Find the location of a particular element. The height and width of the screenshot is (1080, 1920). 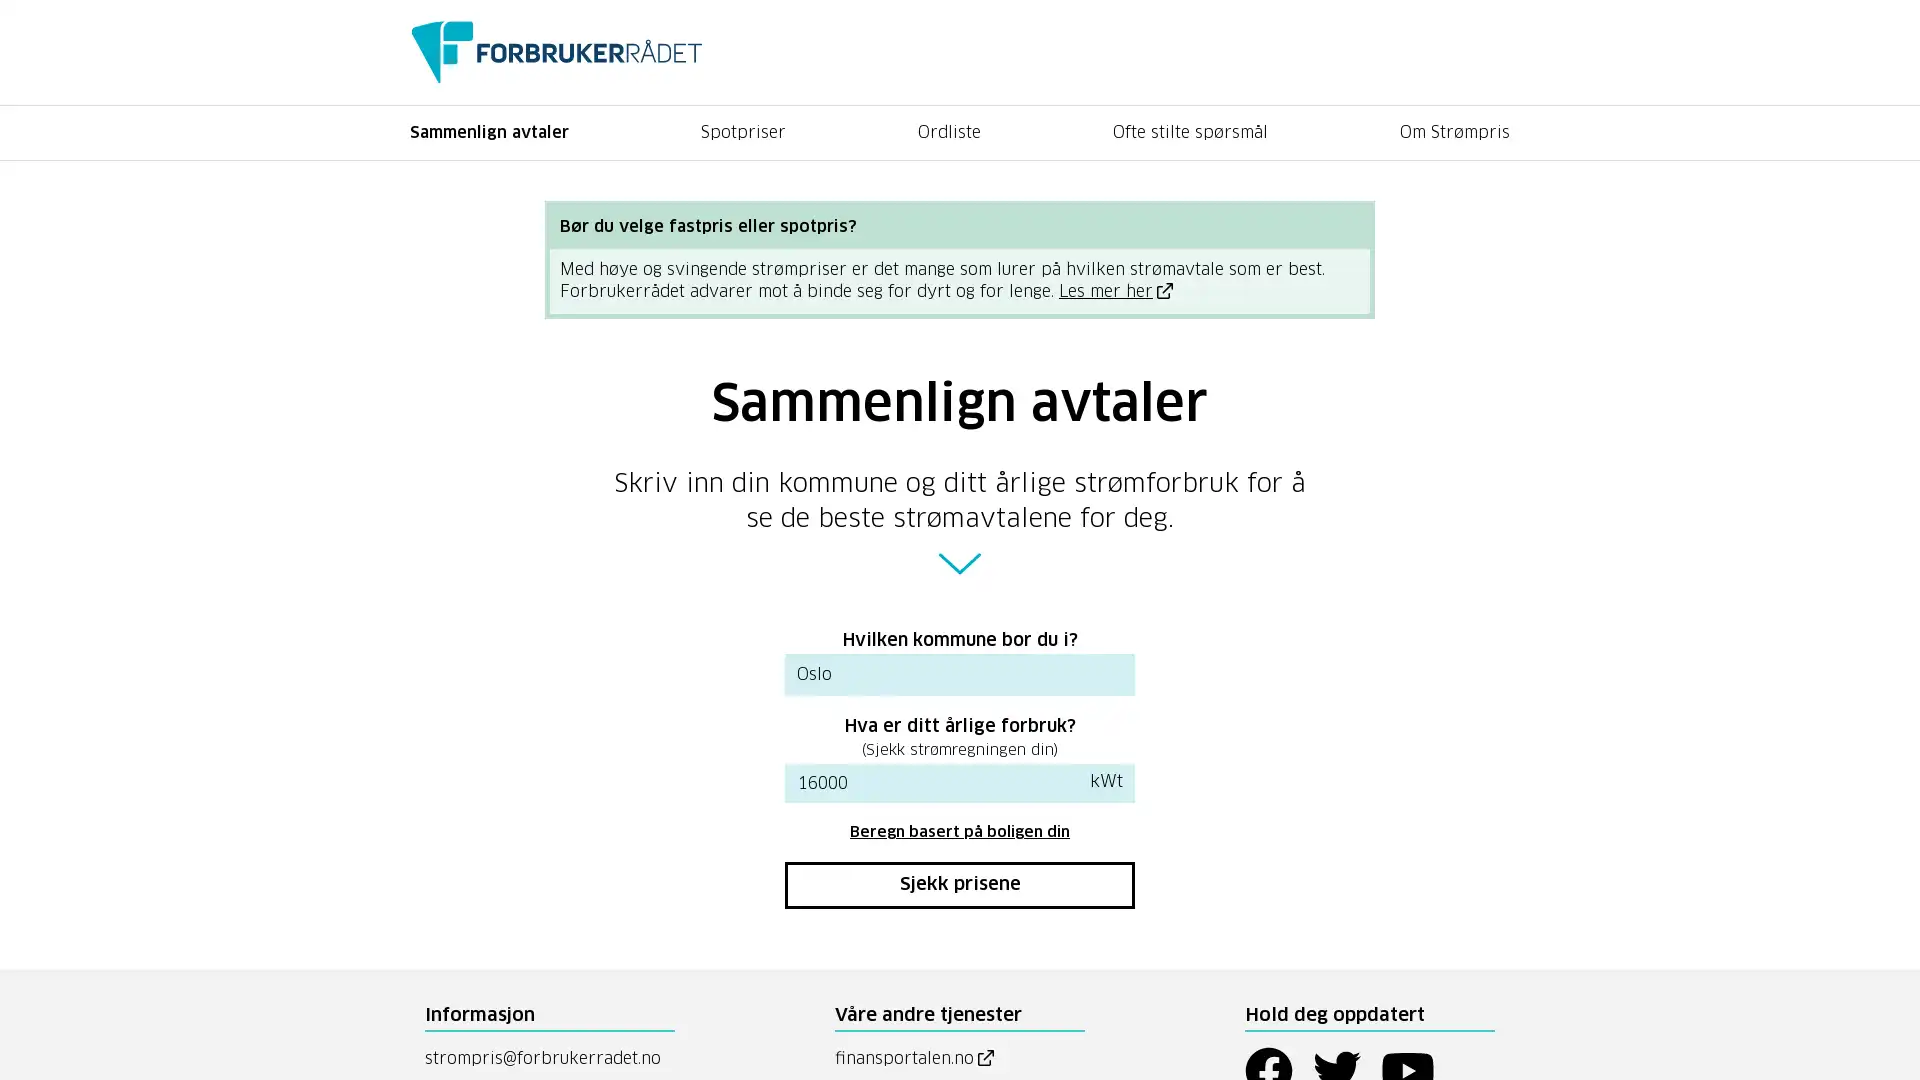

Beregn basert pa boligen din is located at coordinates (960, 831).